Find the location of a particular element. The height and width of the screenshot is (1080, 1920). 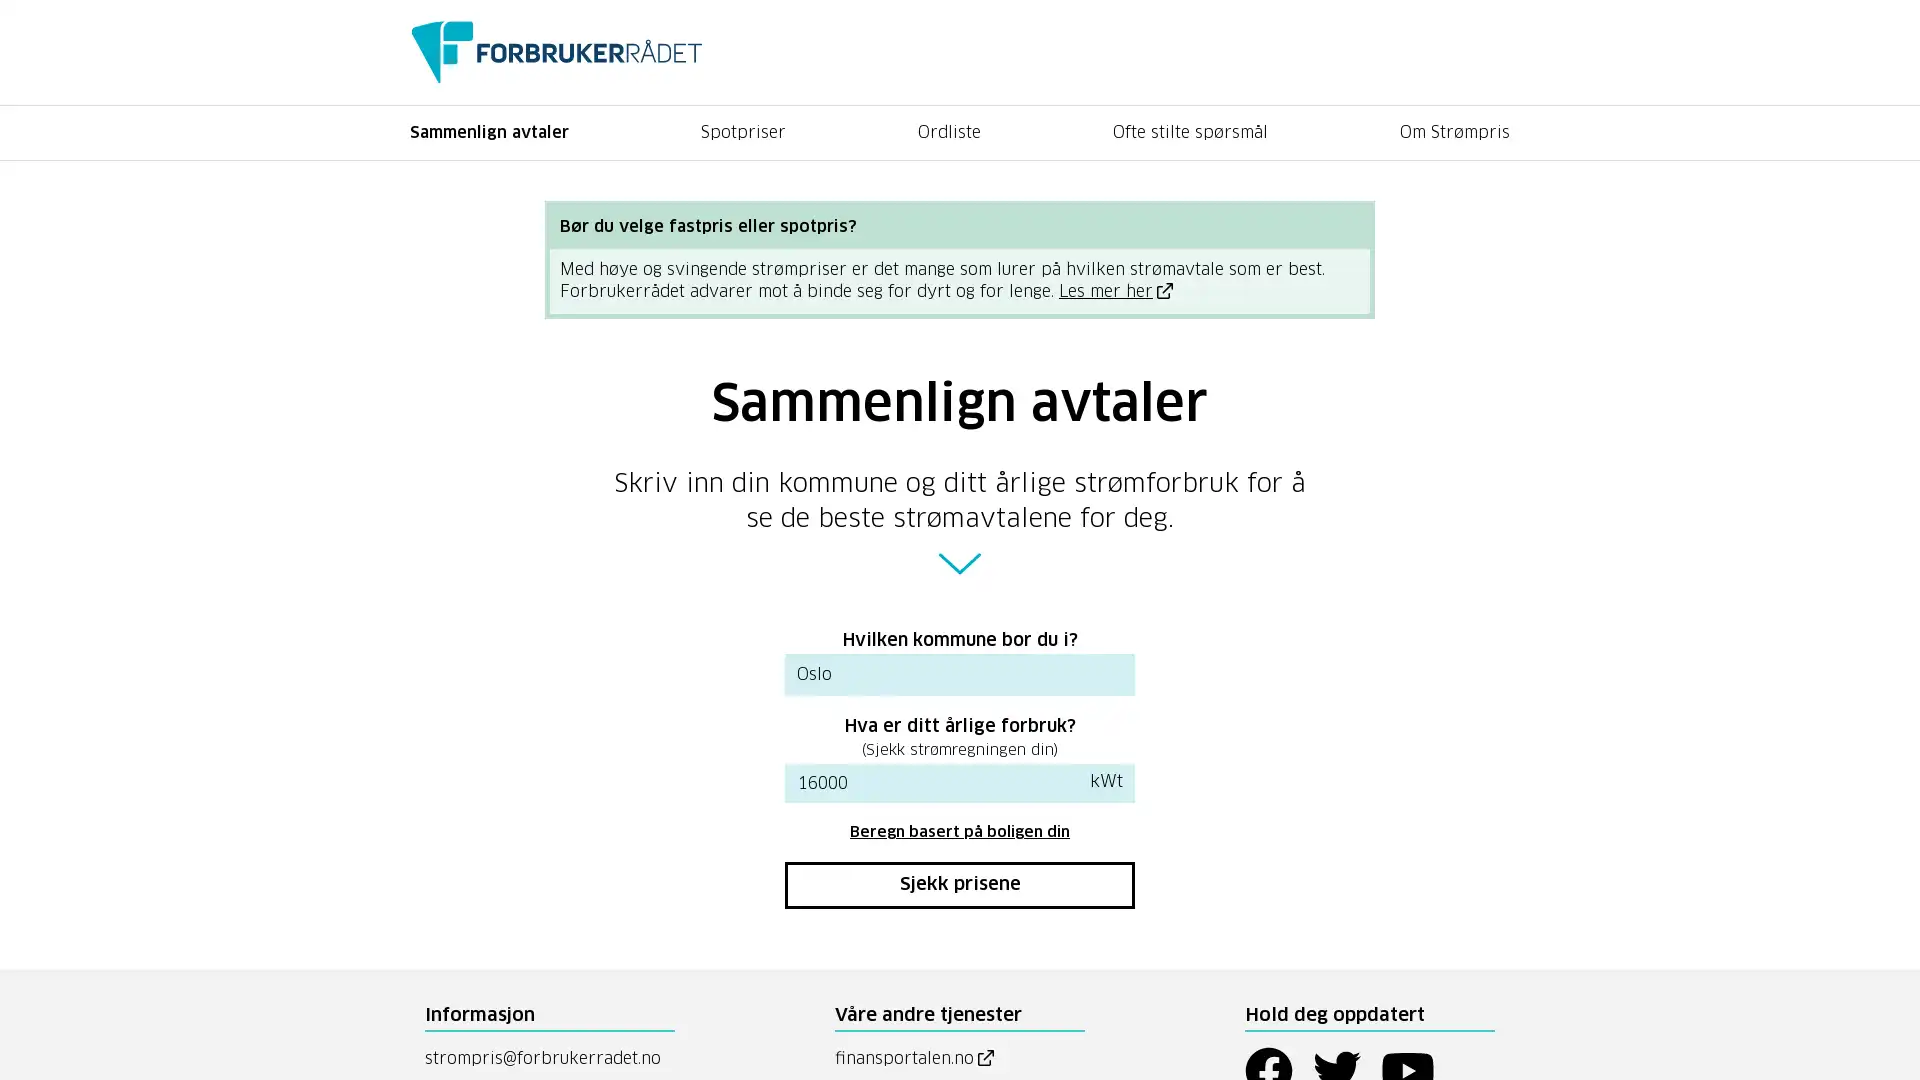

Beregn basert pa boligen din is located at coordinates (960, 831).